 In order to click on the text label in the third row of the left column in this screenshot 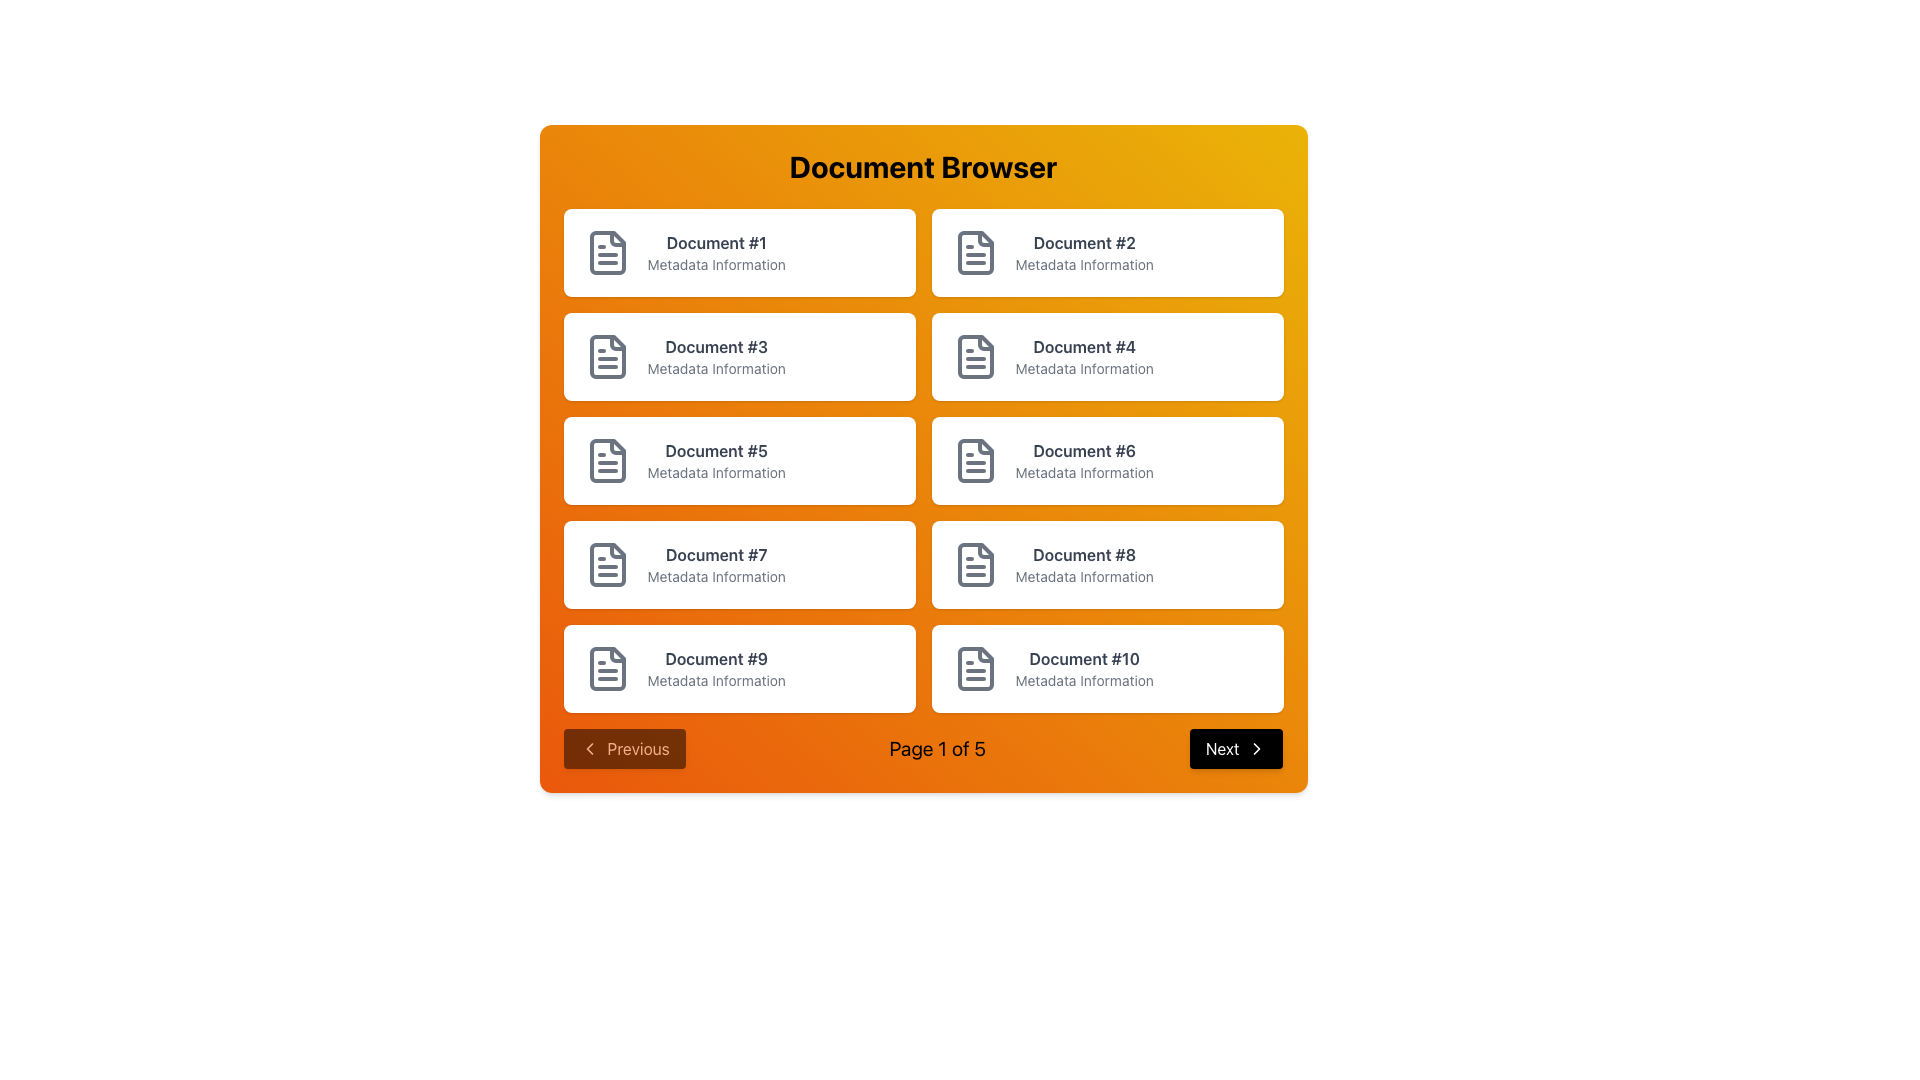, I will do `click(716, 461)`.